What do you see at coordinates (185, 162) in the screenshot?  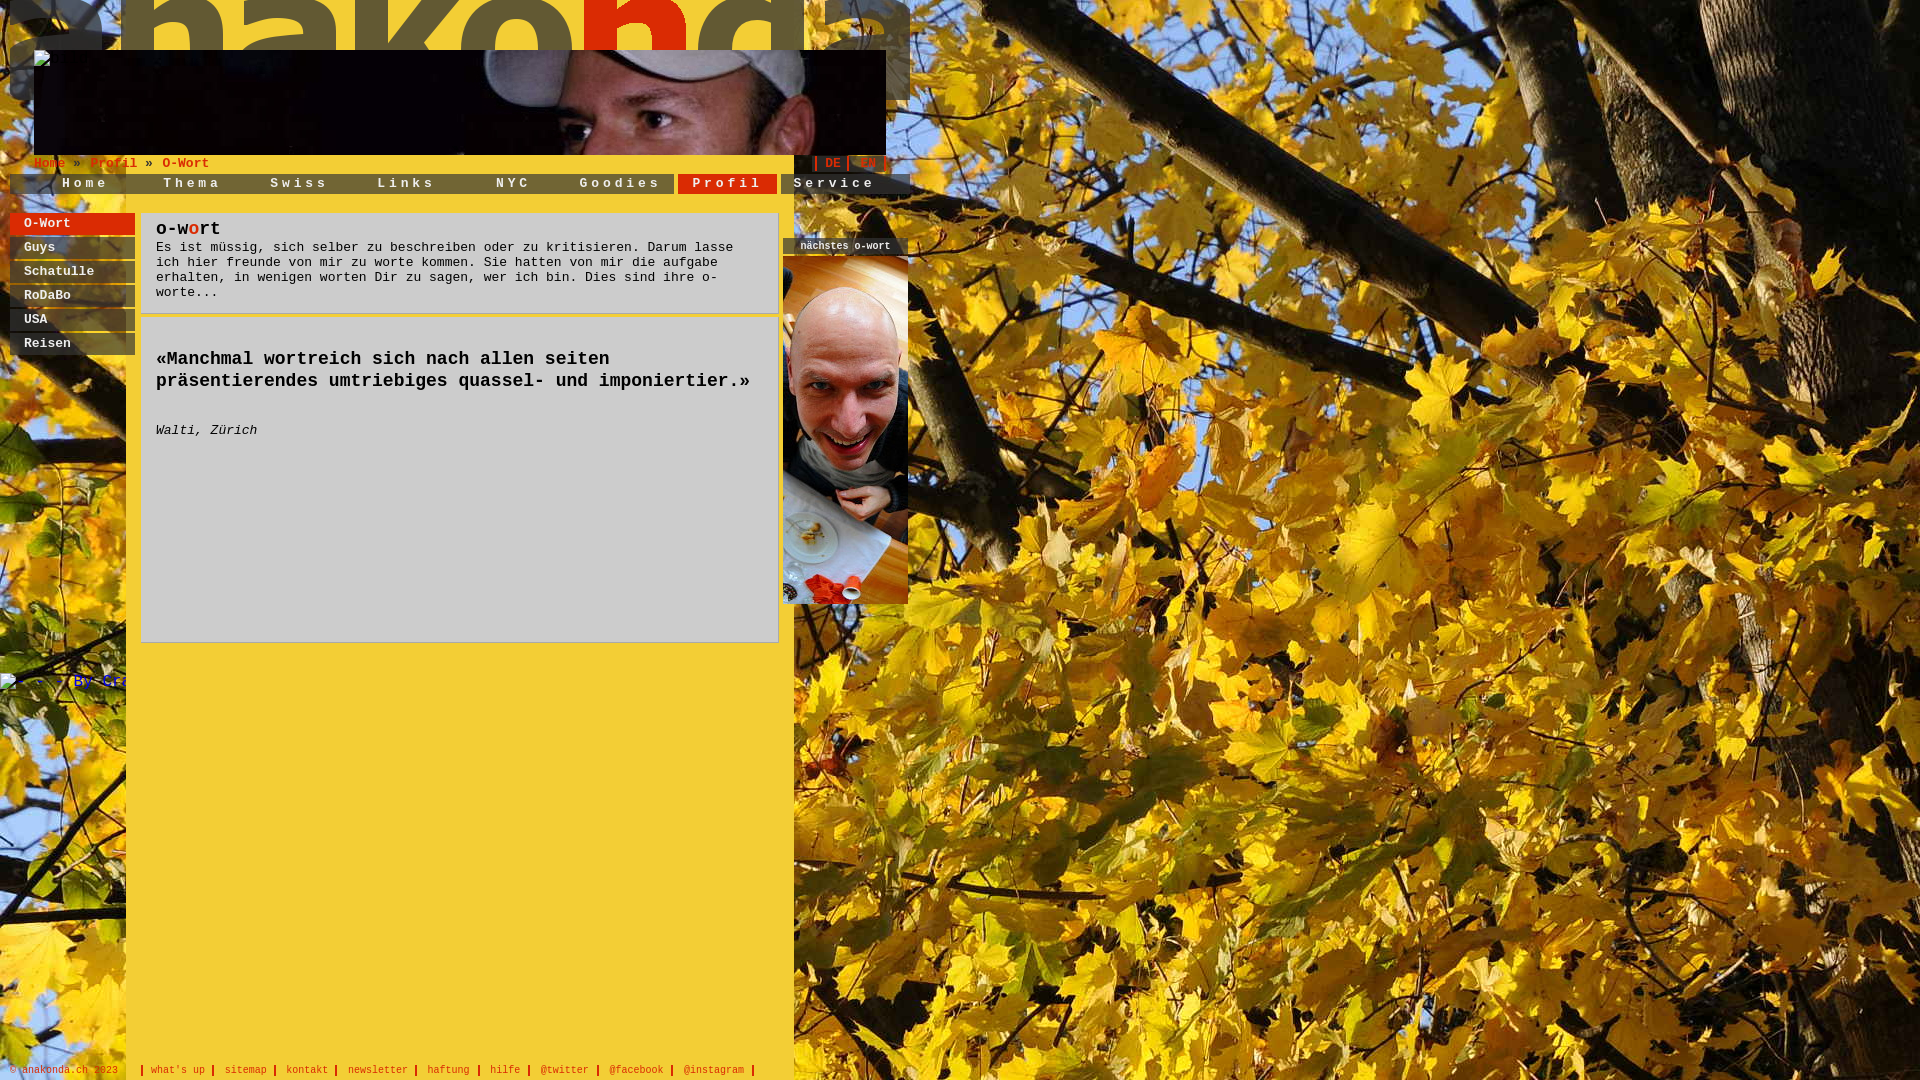 I see `'O-Wort'` at bounding box center [185, 162].